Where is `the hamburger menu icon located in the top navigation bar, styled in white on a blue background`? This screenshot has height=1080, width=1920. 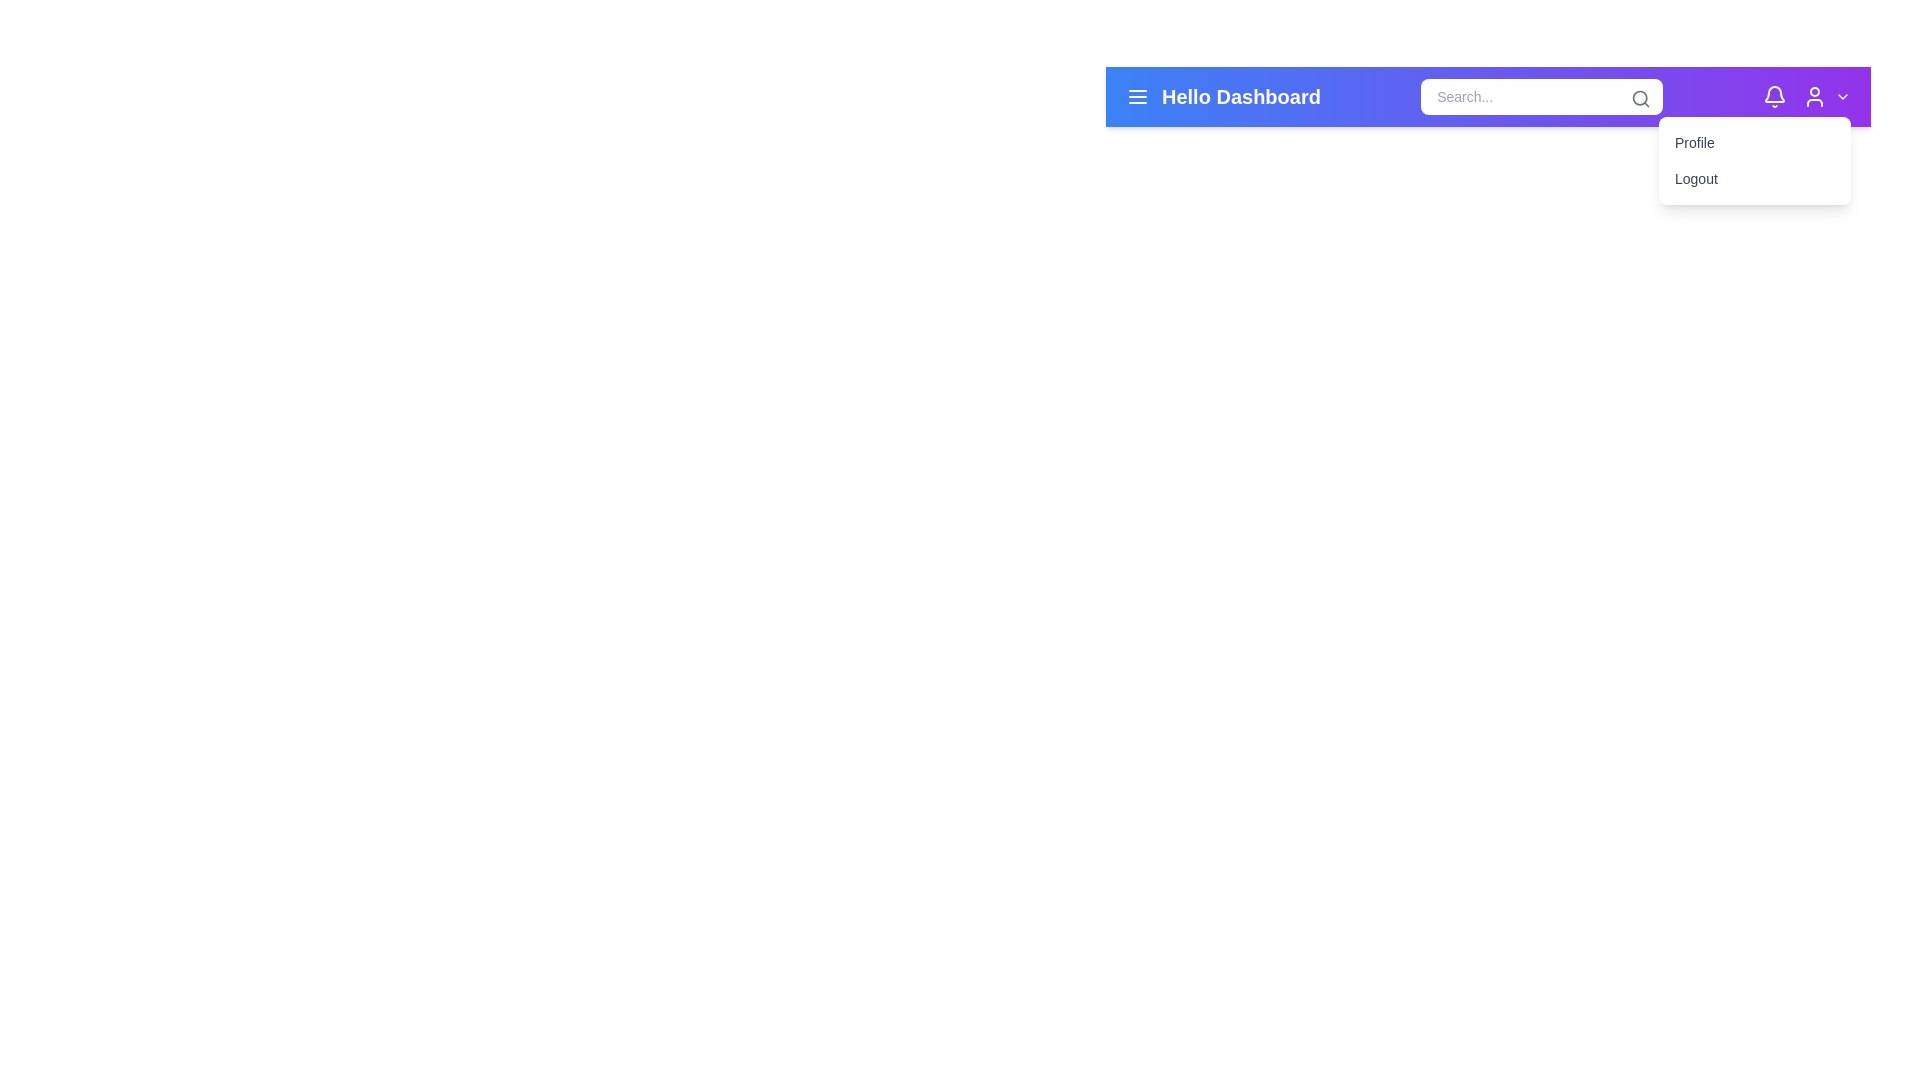
the hamburger menu icon located in the top navigation bar, styled in white on a blue background is located at coordinates (1137, 96).